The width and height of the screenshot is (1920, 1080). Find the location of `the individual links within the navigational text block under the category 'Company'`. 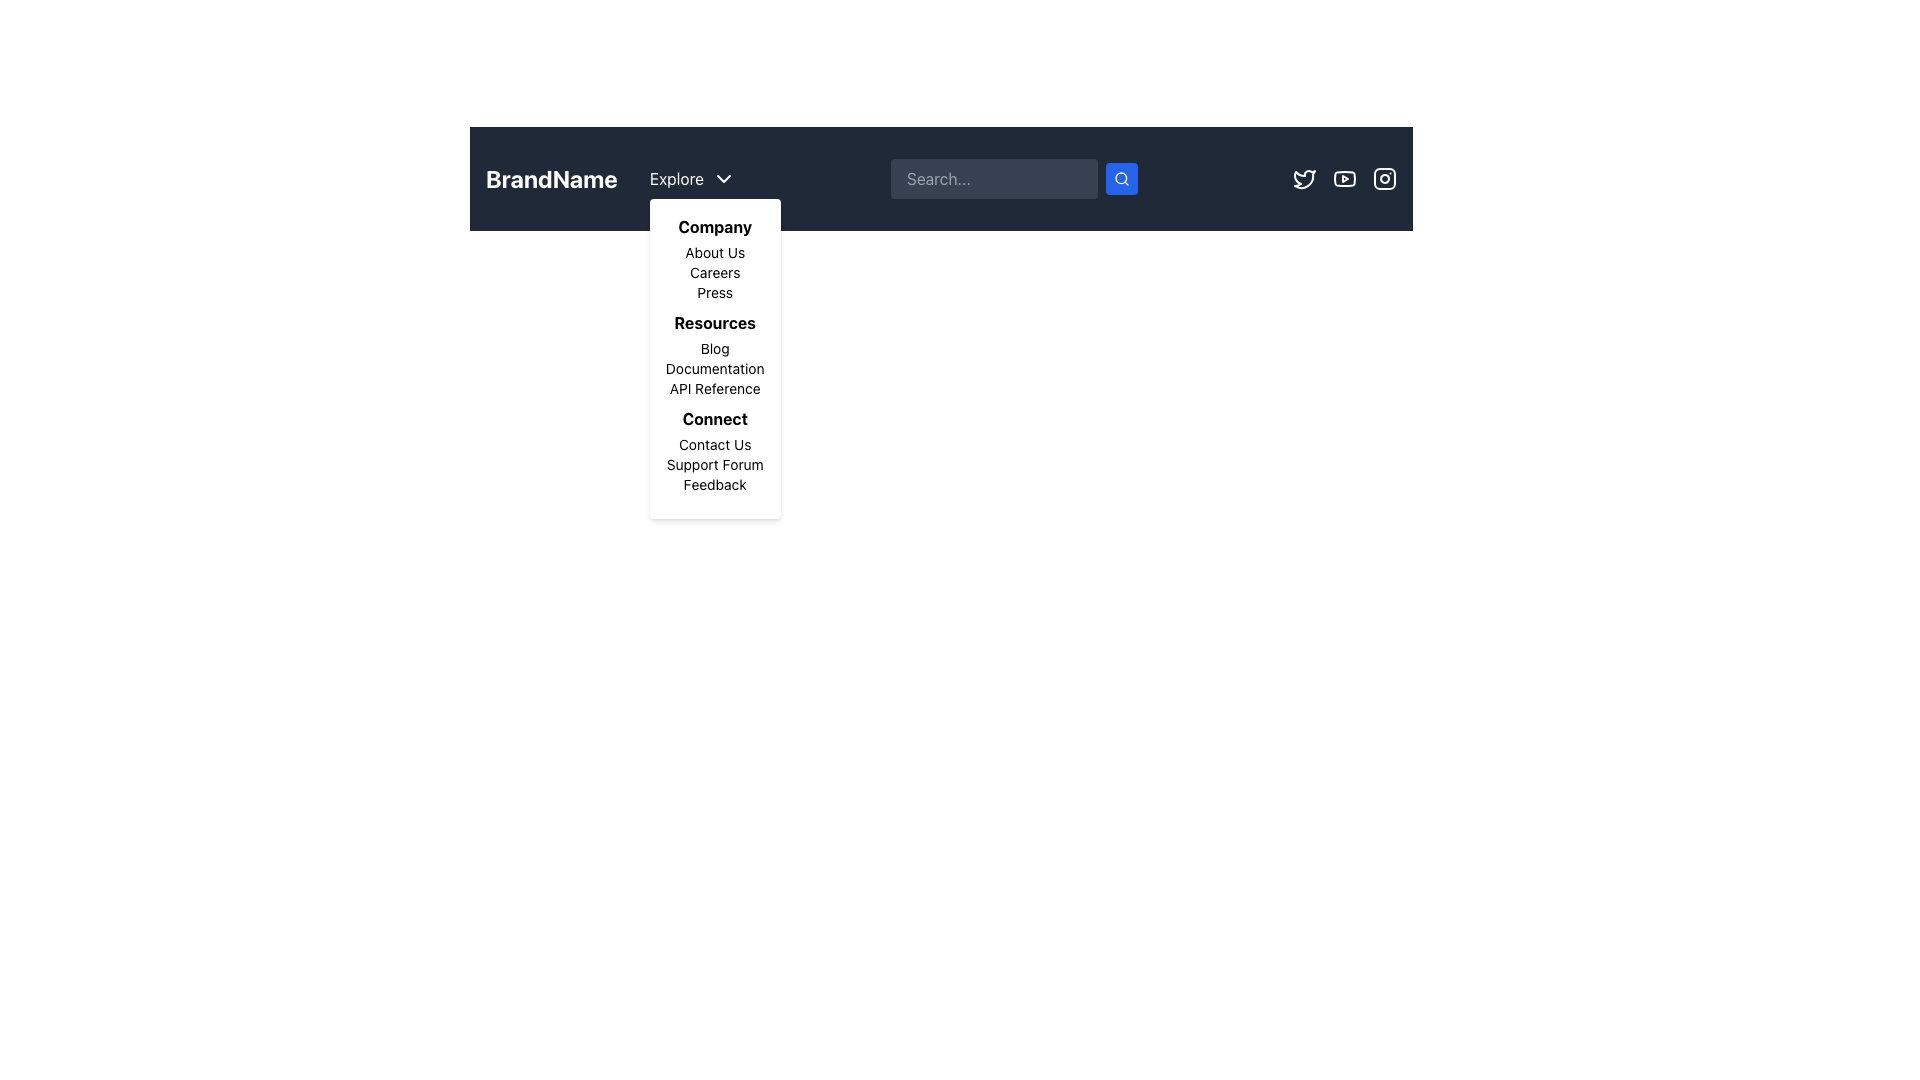

the individual links within the navigational text block under the category 'Company' is located at coordinates (715, 257).